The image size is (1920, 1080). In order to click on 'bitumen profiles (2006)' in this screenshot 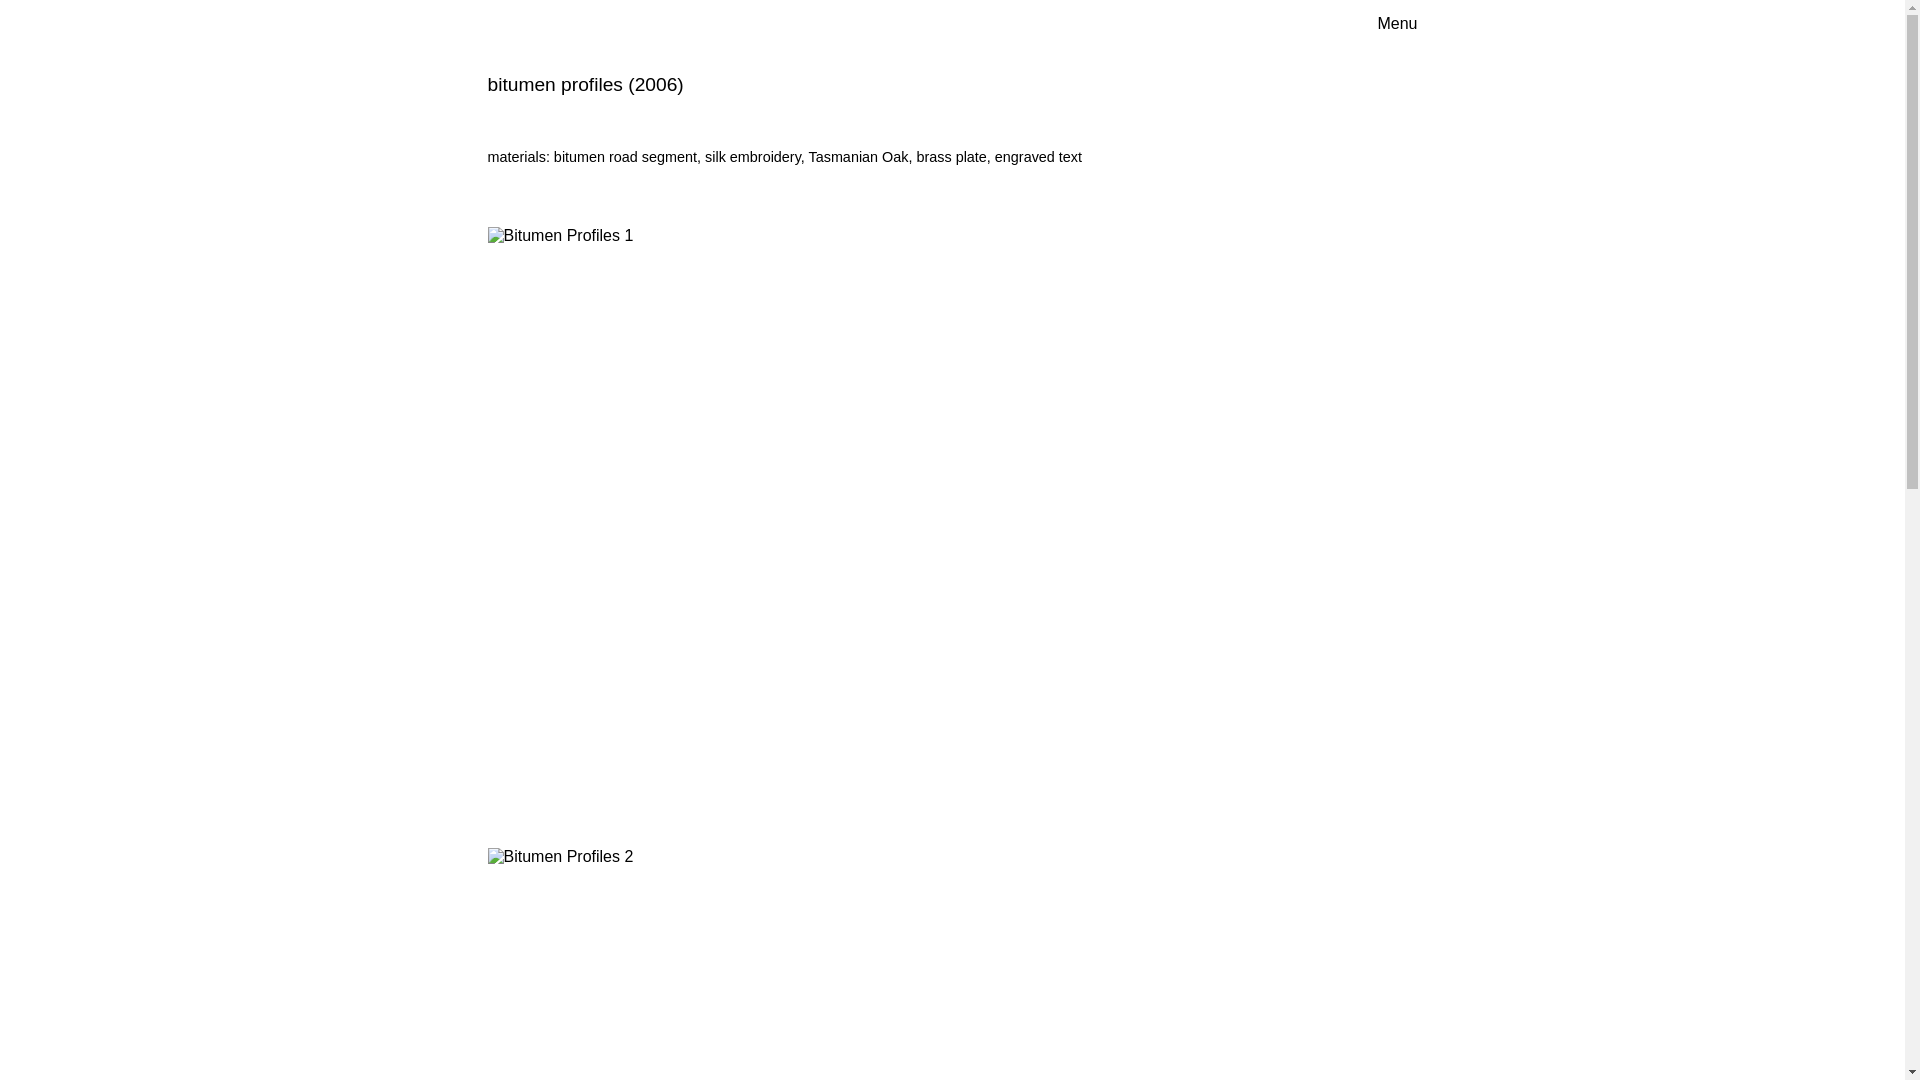, I will do `click(584, 83)`.